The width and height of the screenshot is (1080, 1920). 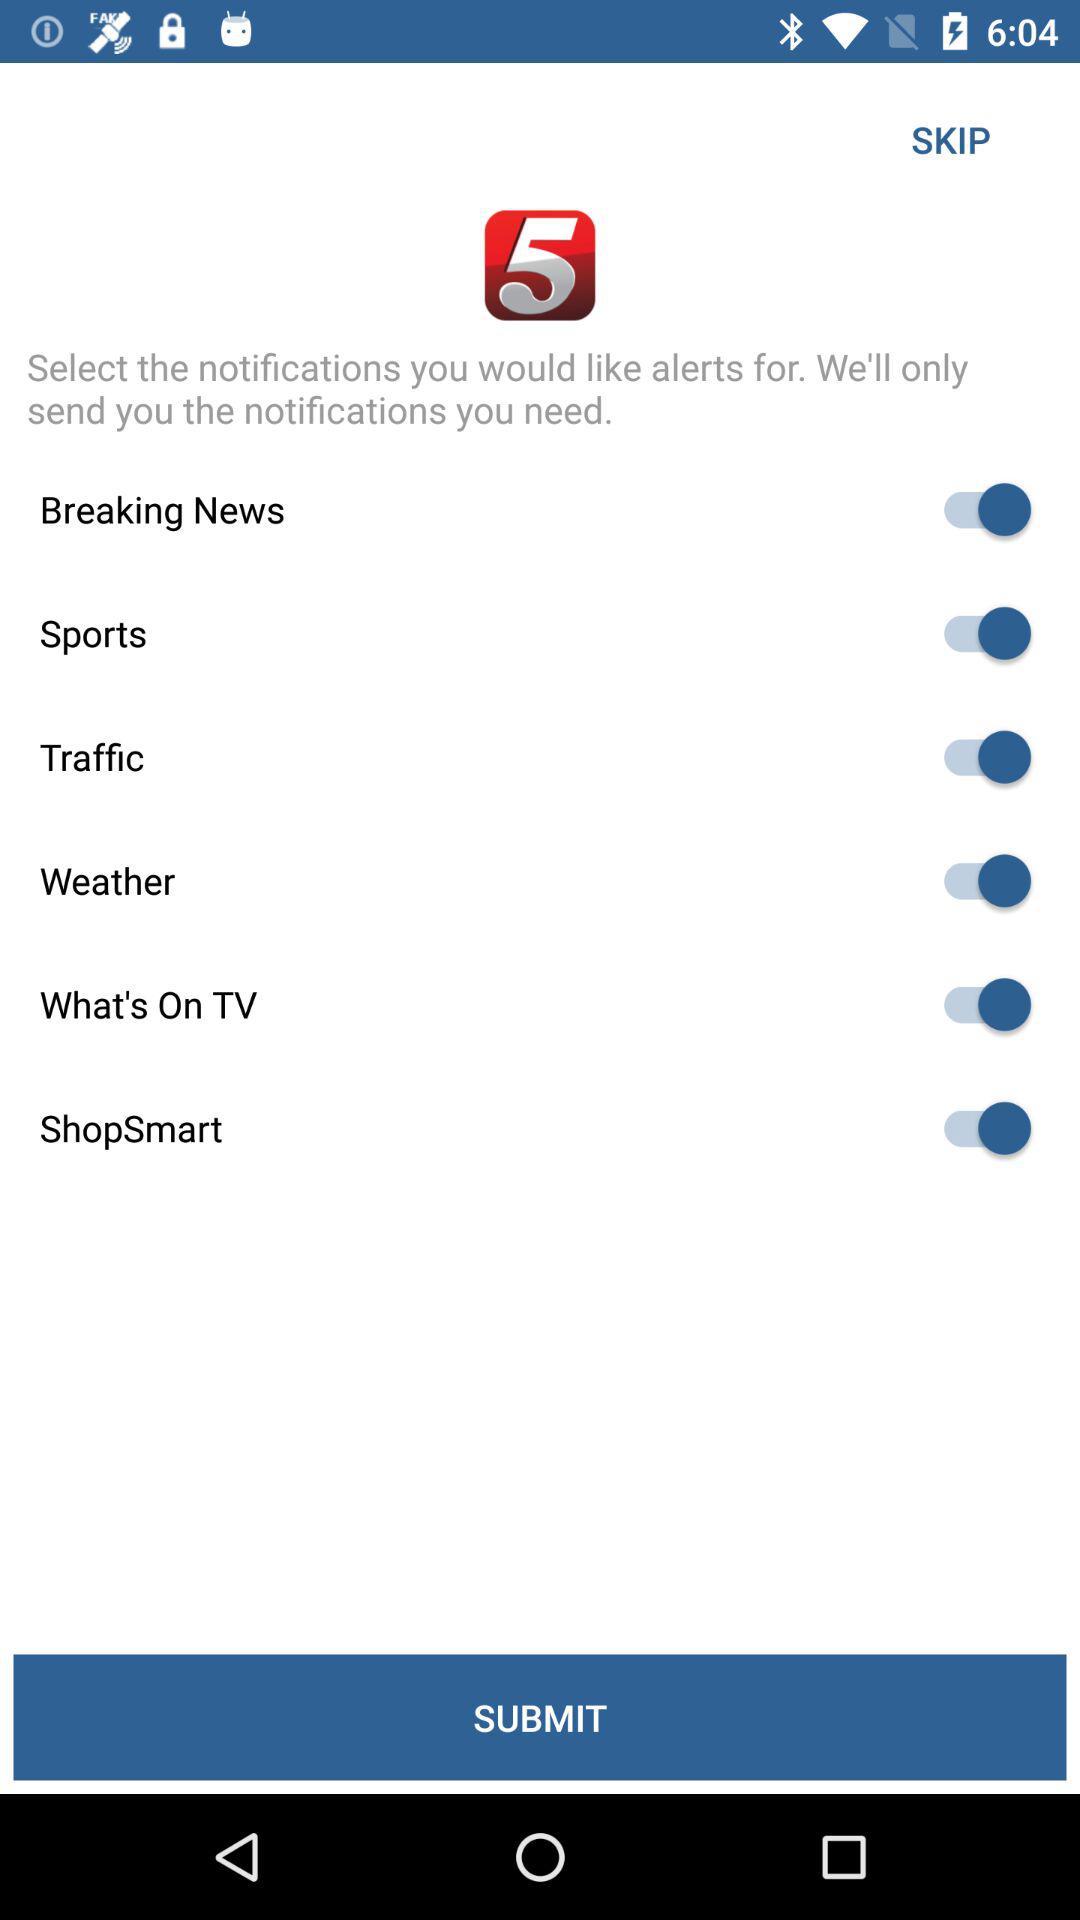 What do you see at coordinates (977, 756) in the screenshot?
I see `get traffic notifications` at bounding box center [977, 756].